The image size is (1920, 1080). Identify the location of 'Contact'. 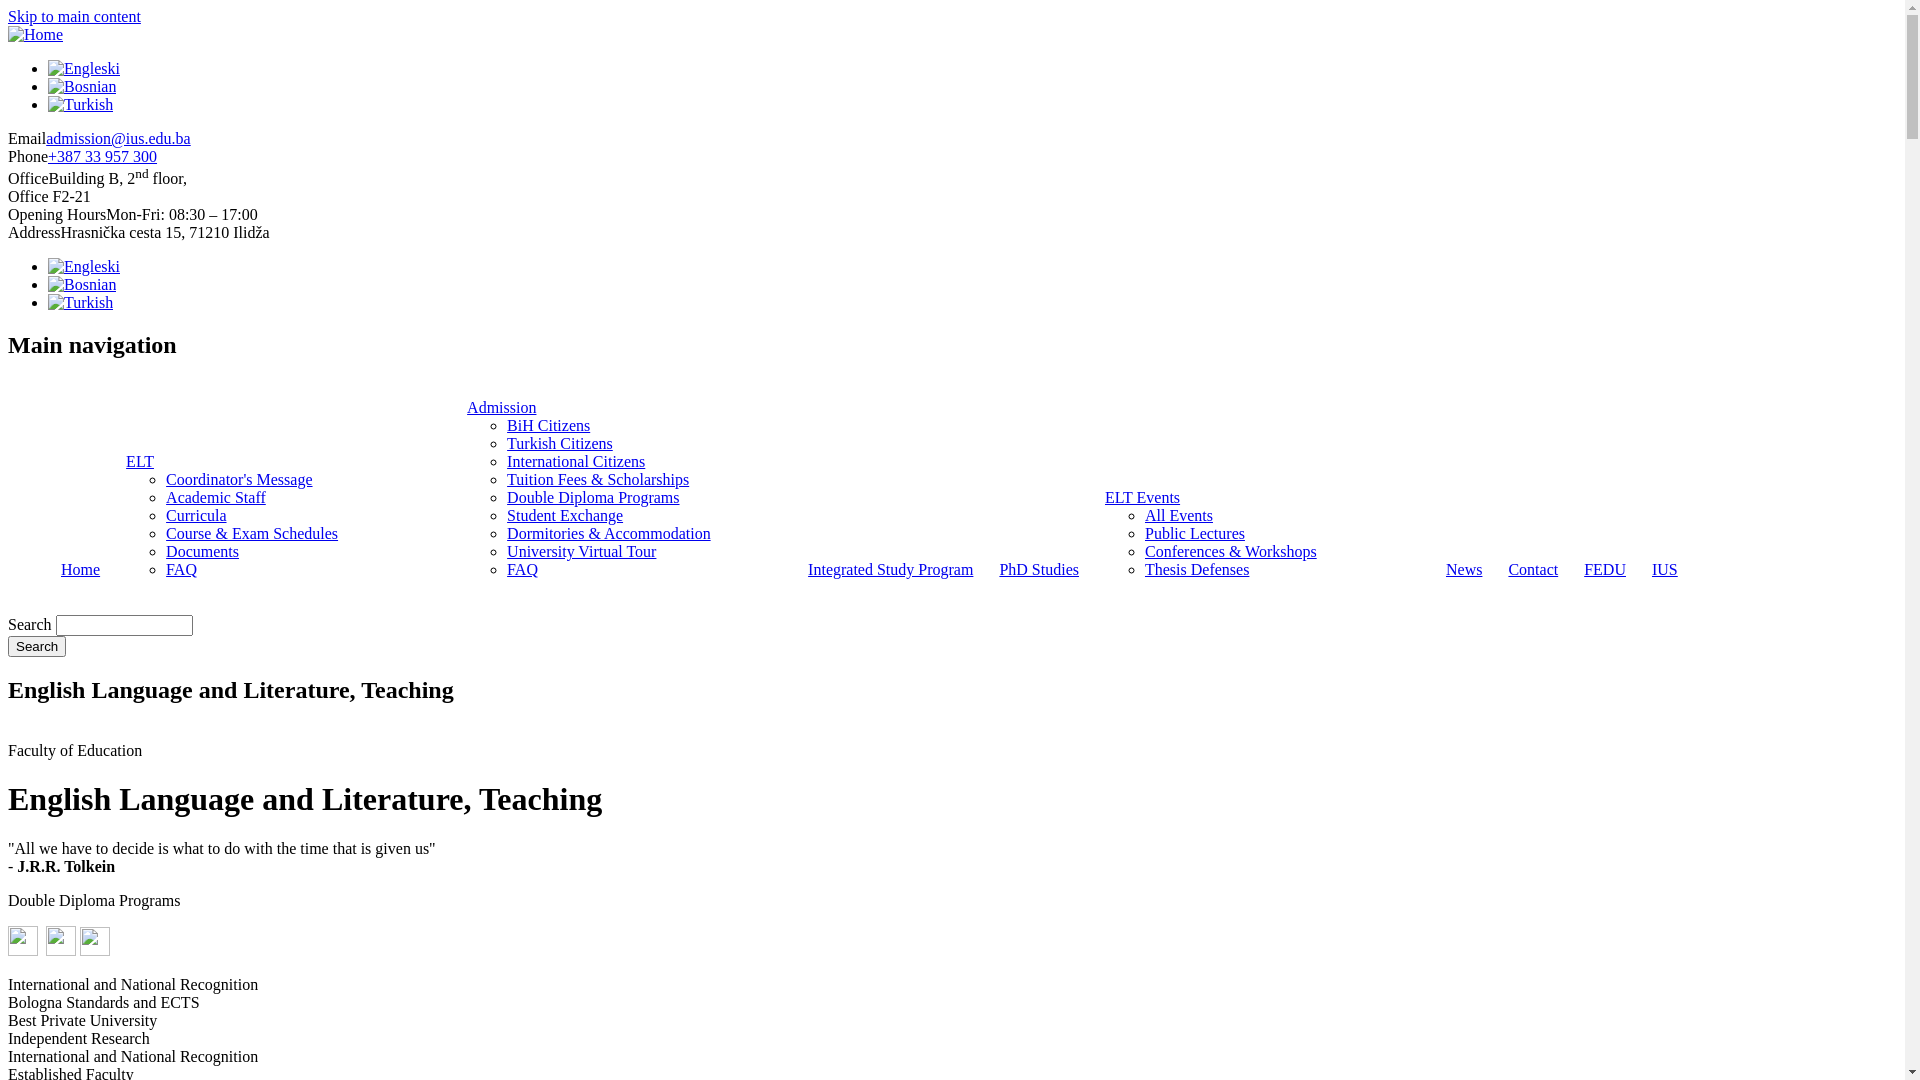
(1531, 569).